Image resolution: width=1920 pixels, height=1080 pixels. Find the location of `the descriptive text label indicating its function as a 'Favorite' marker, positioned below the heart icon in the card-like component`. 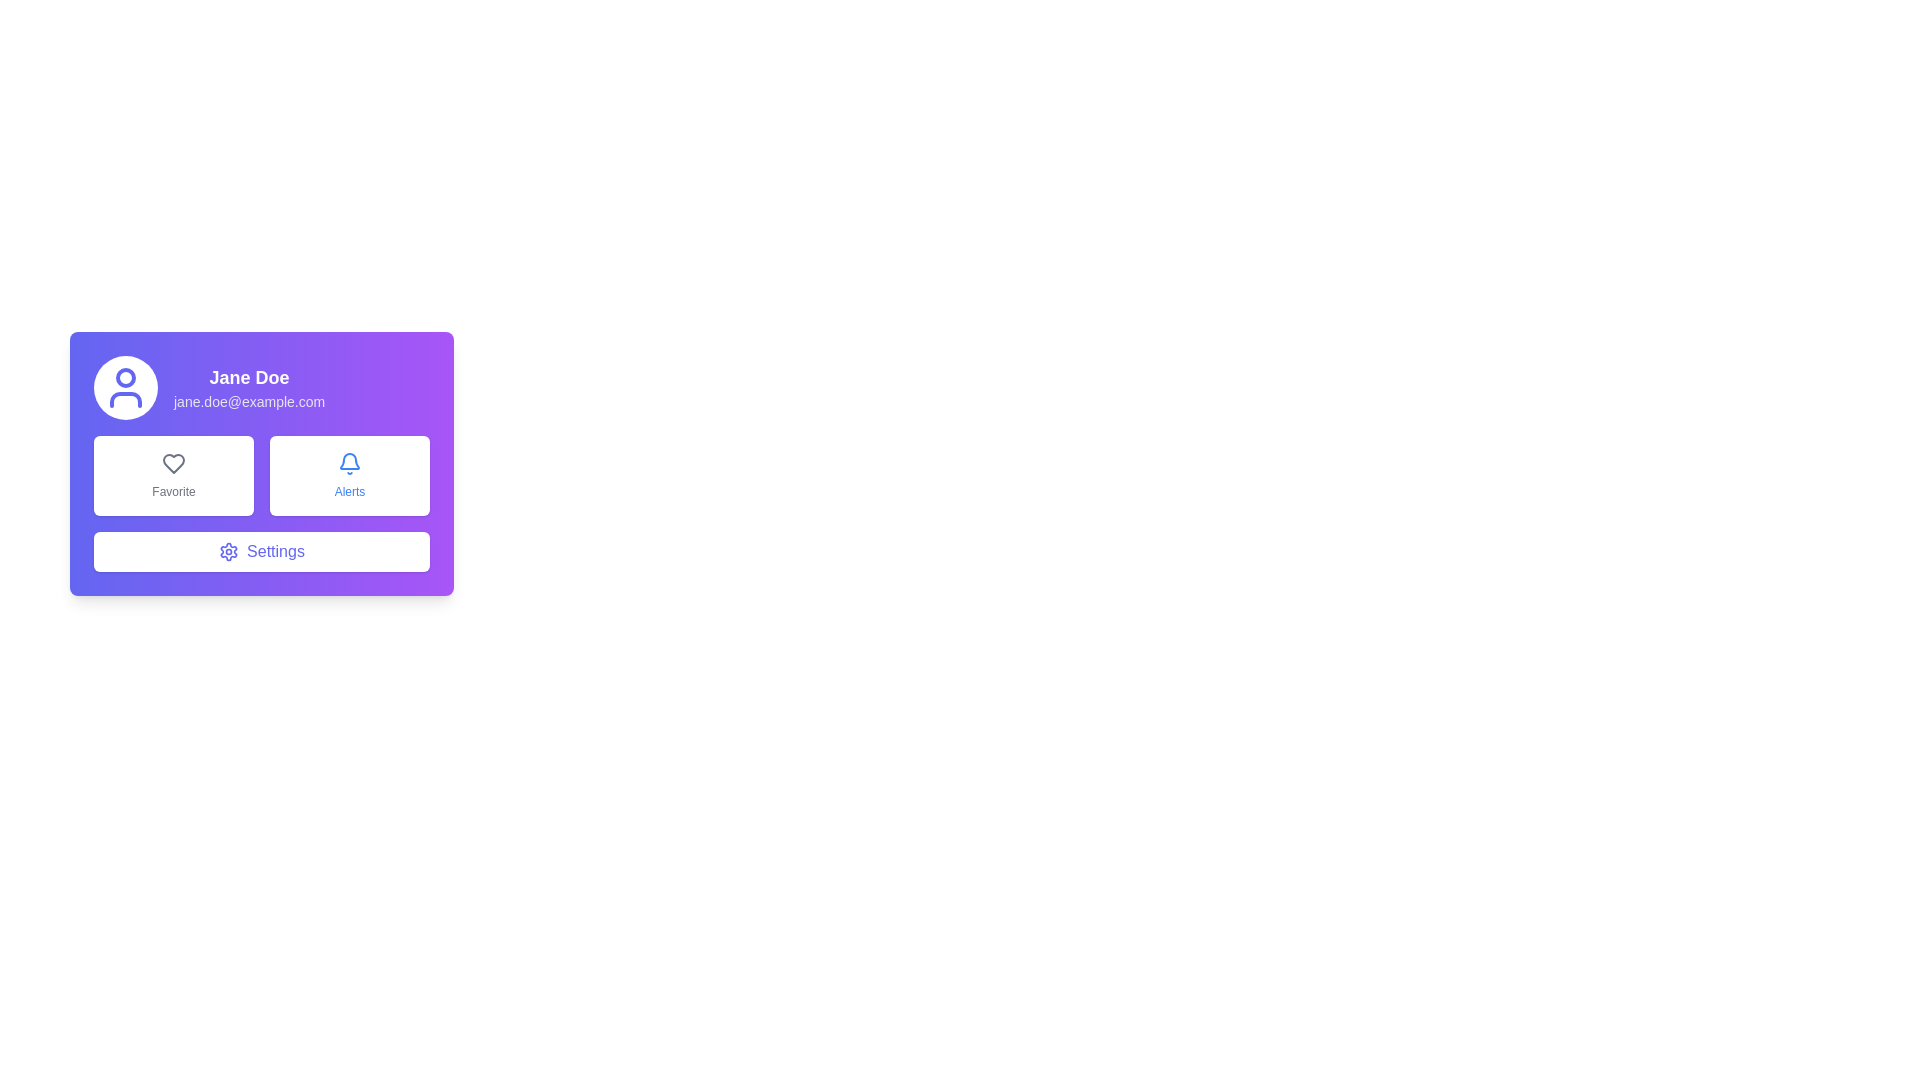

the descriptive text label indicating its function as a 'Favorite' marker, positioned below the heart icon in the card-like component is located at coordinates (173, 492).